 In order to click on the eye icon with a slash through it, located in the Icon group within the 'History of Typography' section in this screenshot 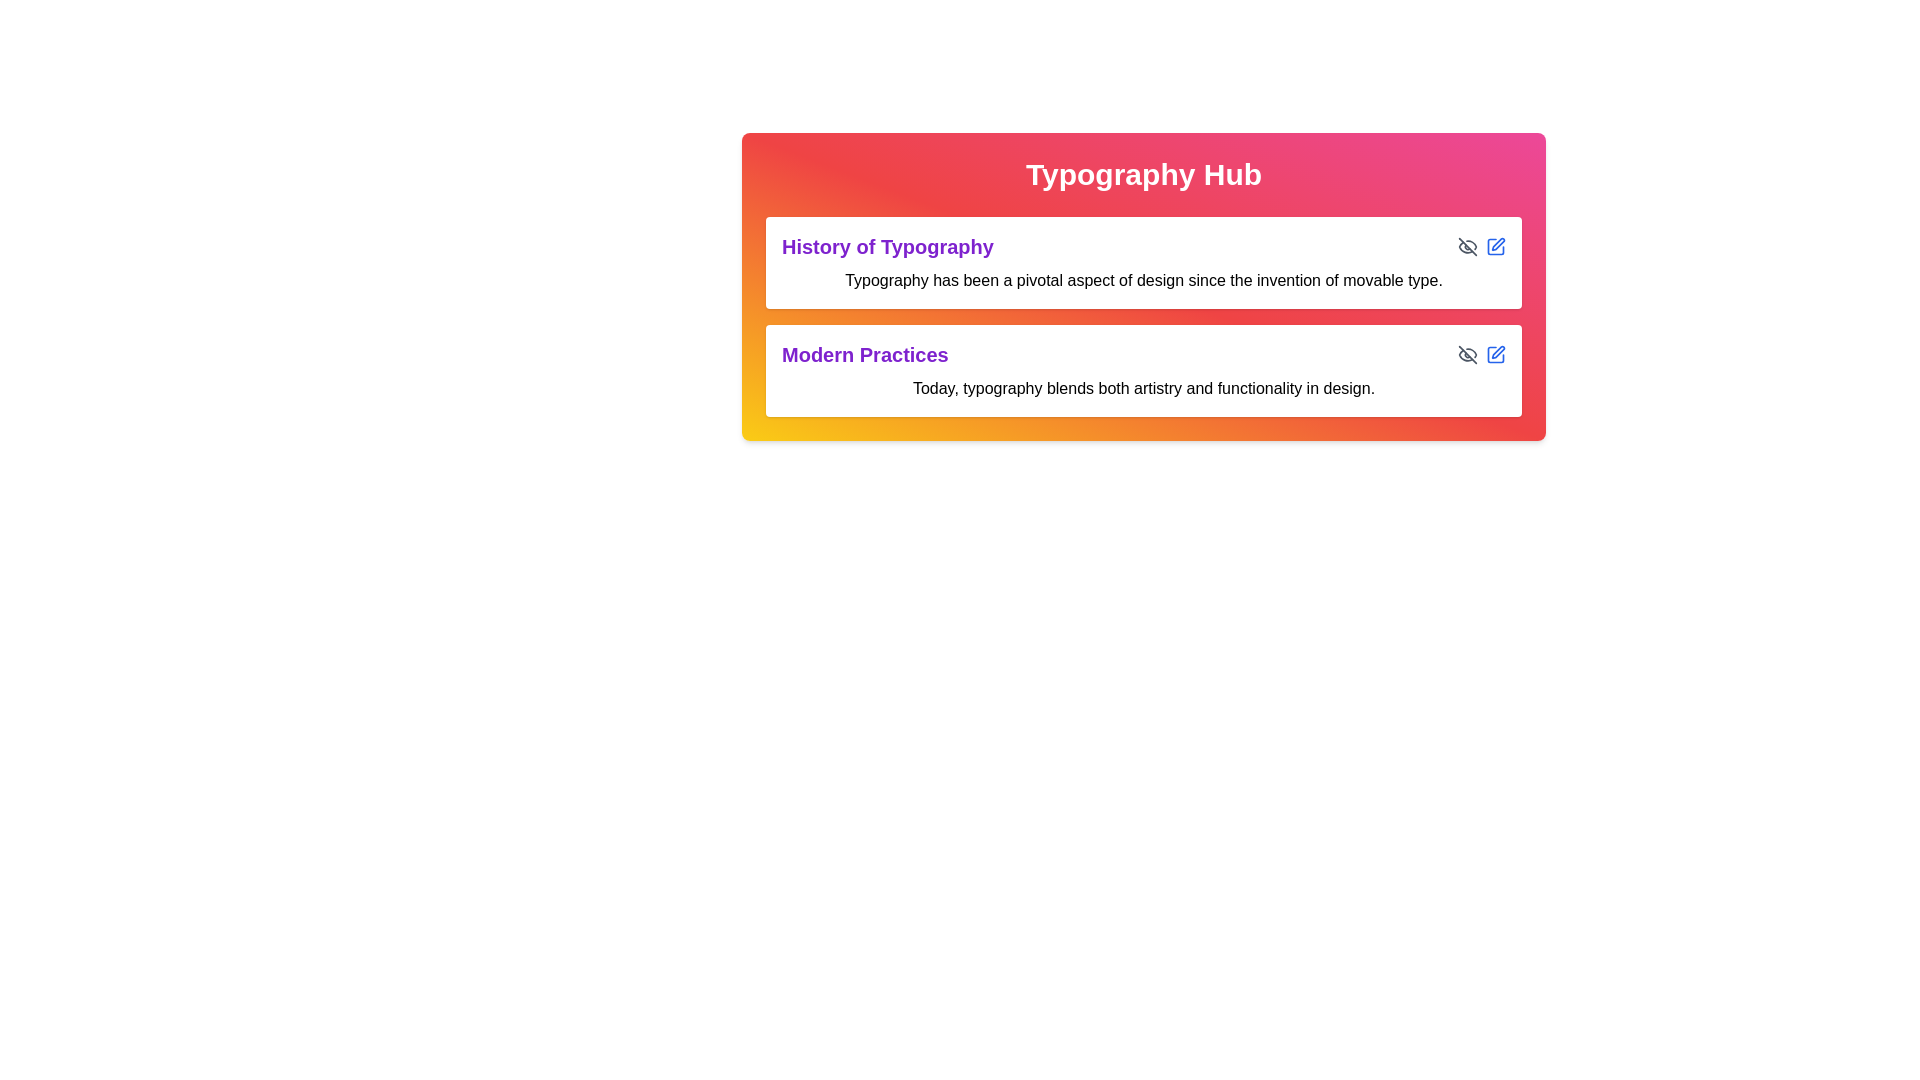, I will do `click(1482, 245)`.